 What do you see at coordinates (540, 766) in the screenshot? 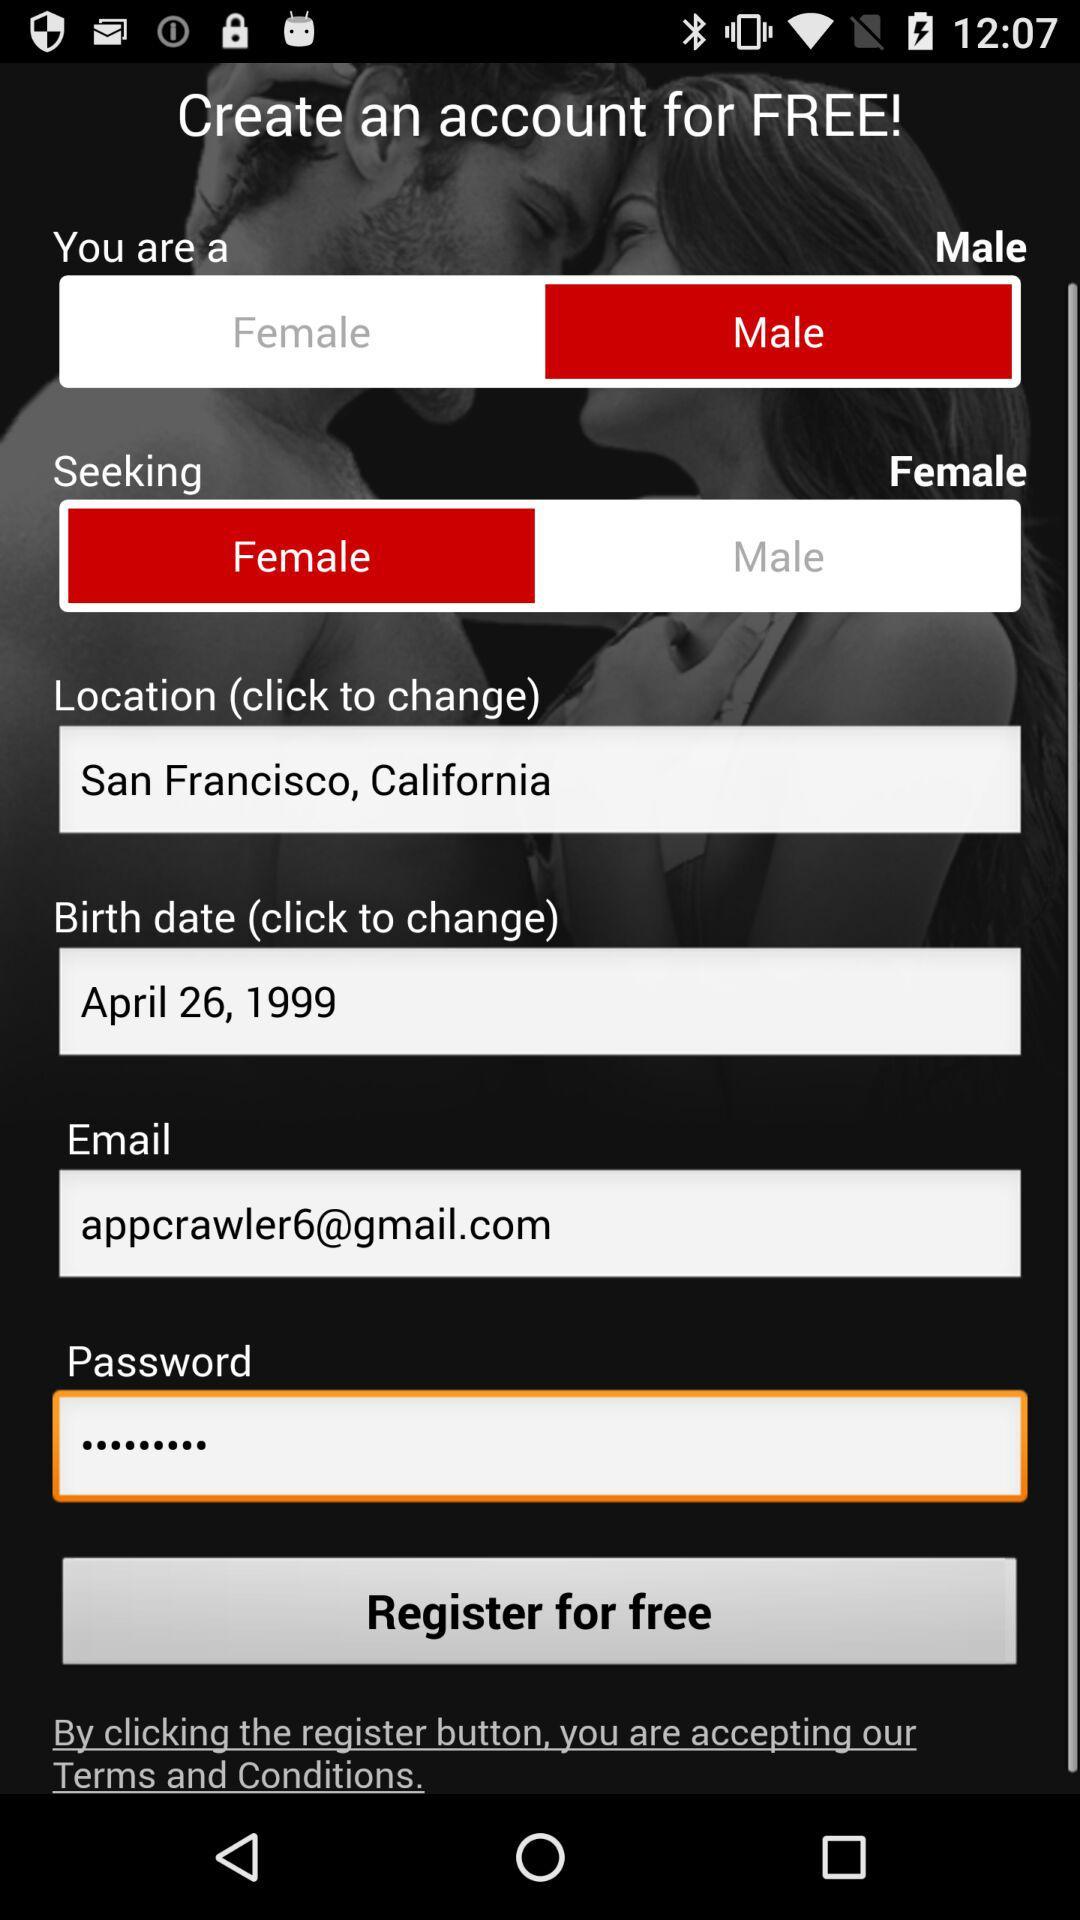
I see `change location` at bounding box center [540, 766].